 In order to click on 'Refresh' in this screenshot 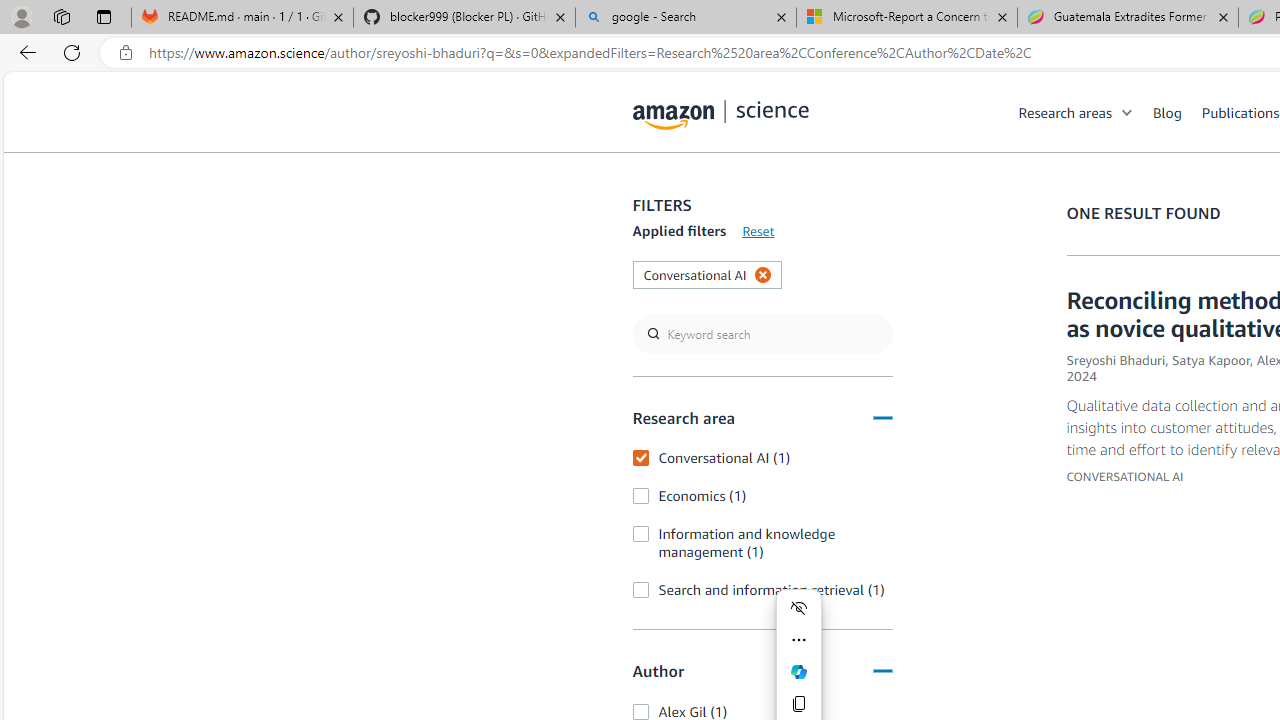, I will do `click(72, 51)`.